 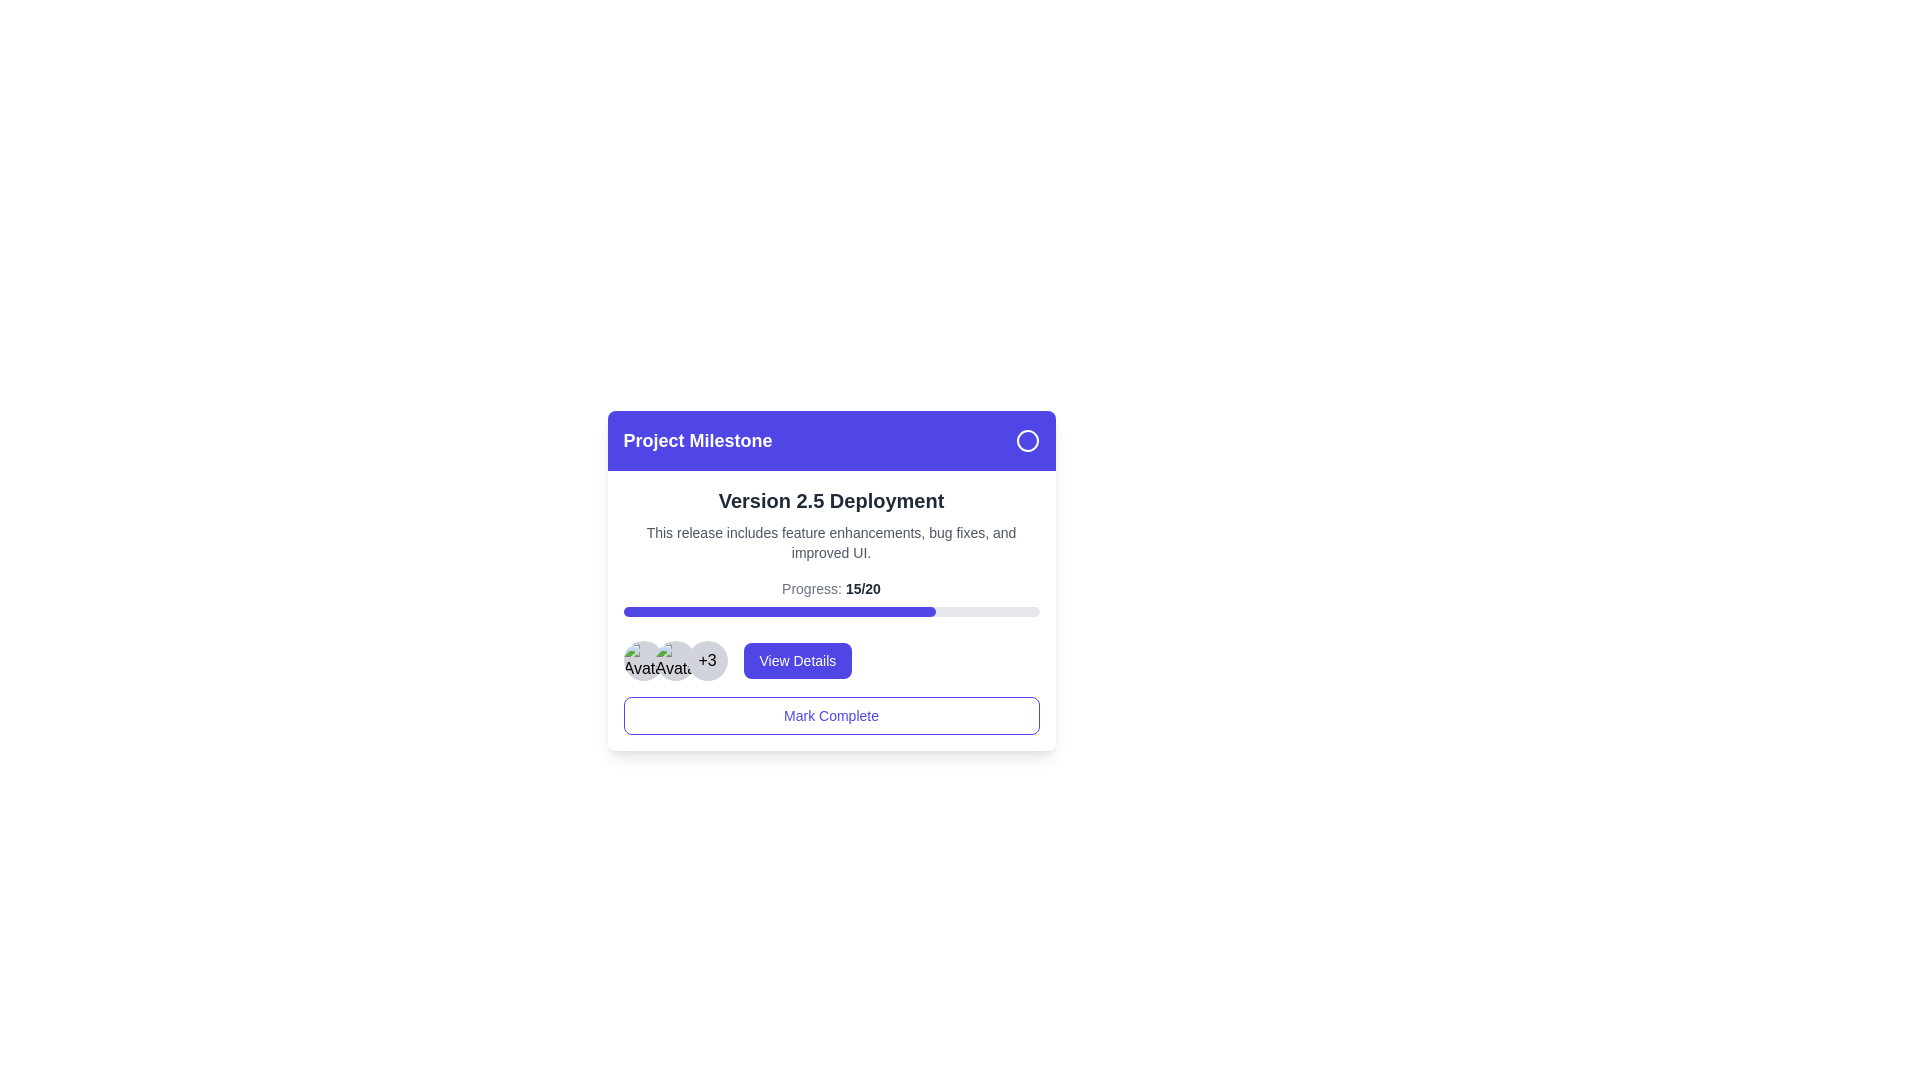 I want to click on the 'View Details' button, which has a blue background and white text, located below a progress bar and above the 'Mark Complete' button, so click(x=831, y=660).